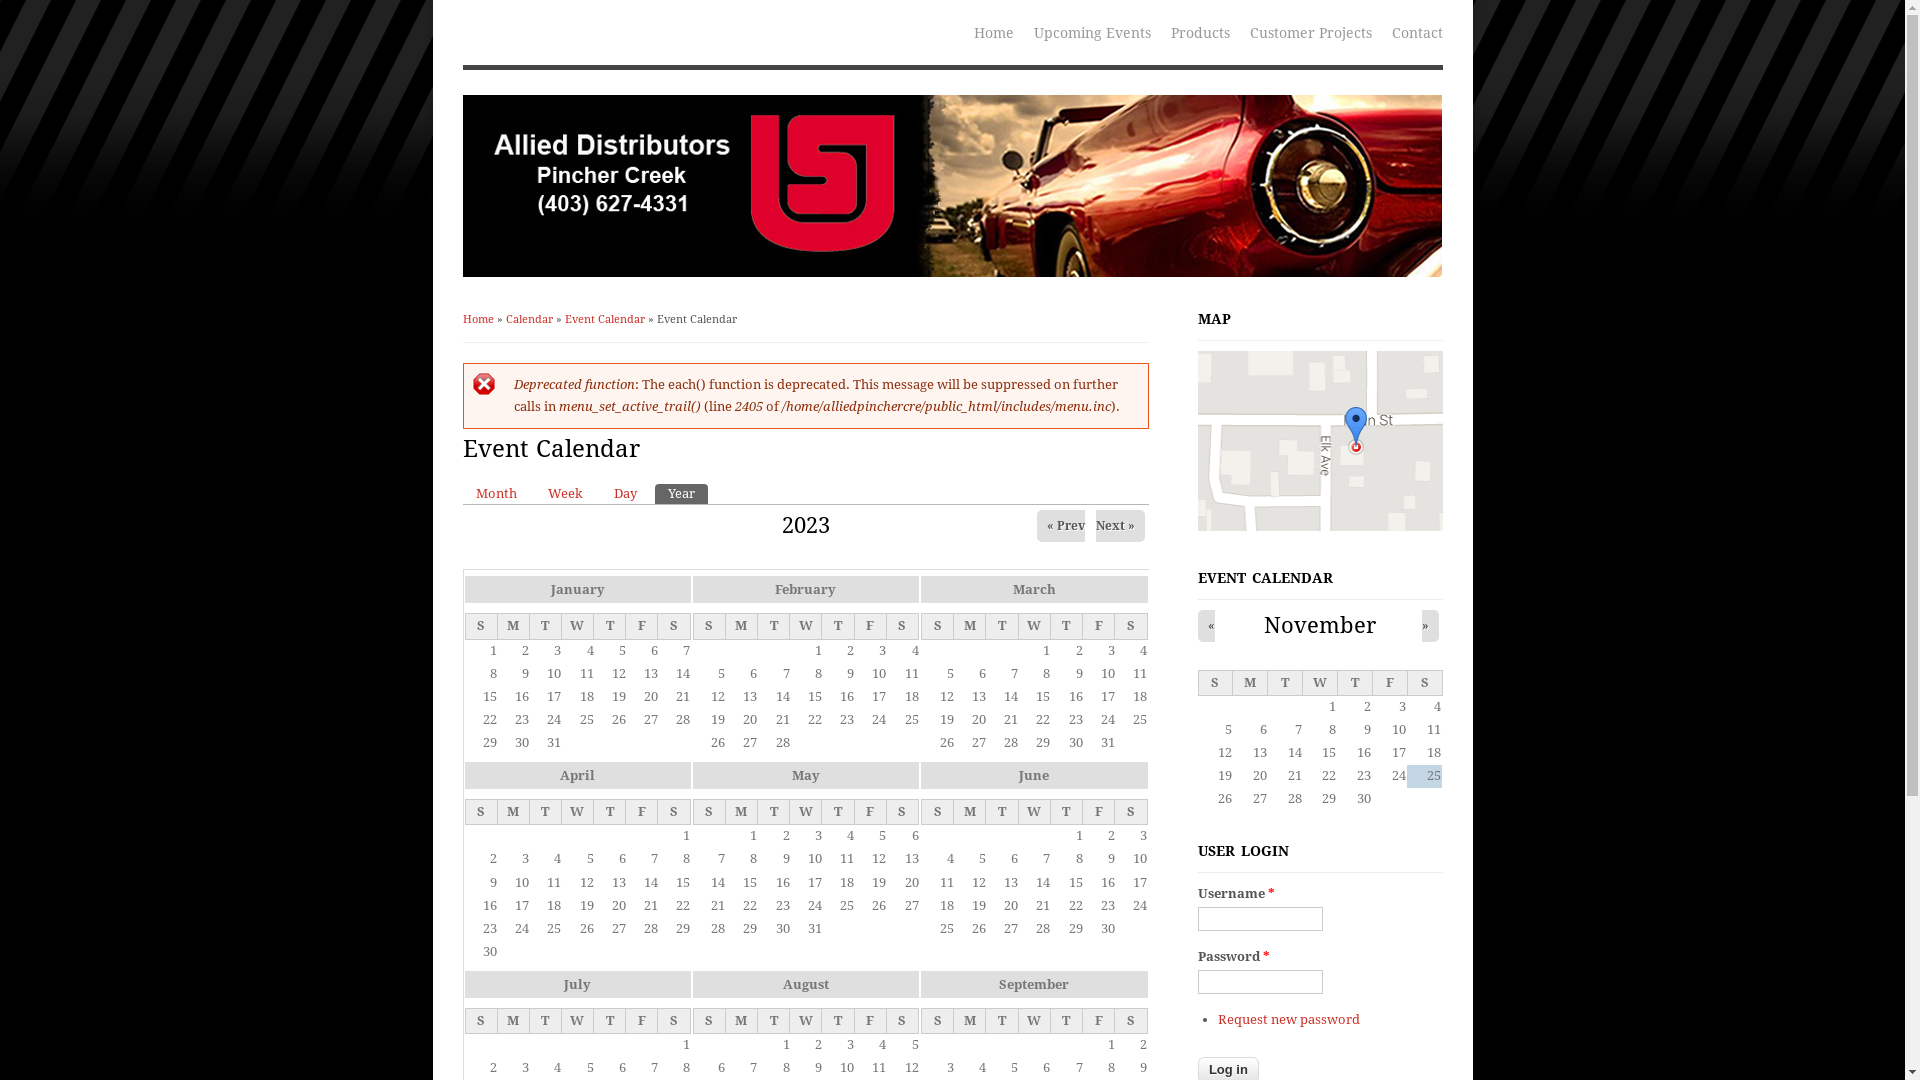  I want to click on 'Calendar', so click(505, 318).